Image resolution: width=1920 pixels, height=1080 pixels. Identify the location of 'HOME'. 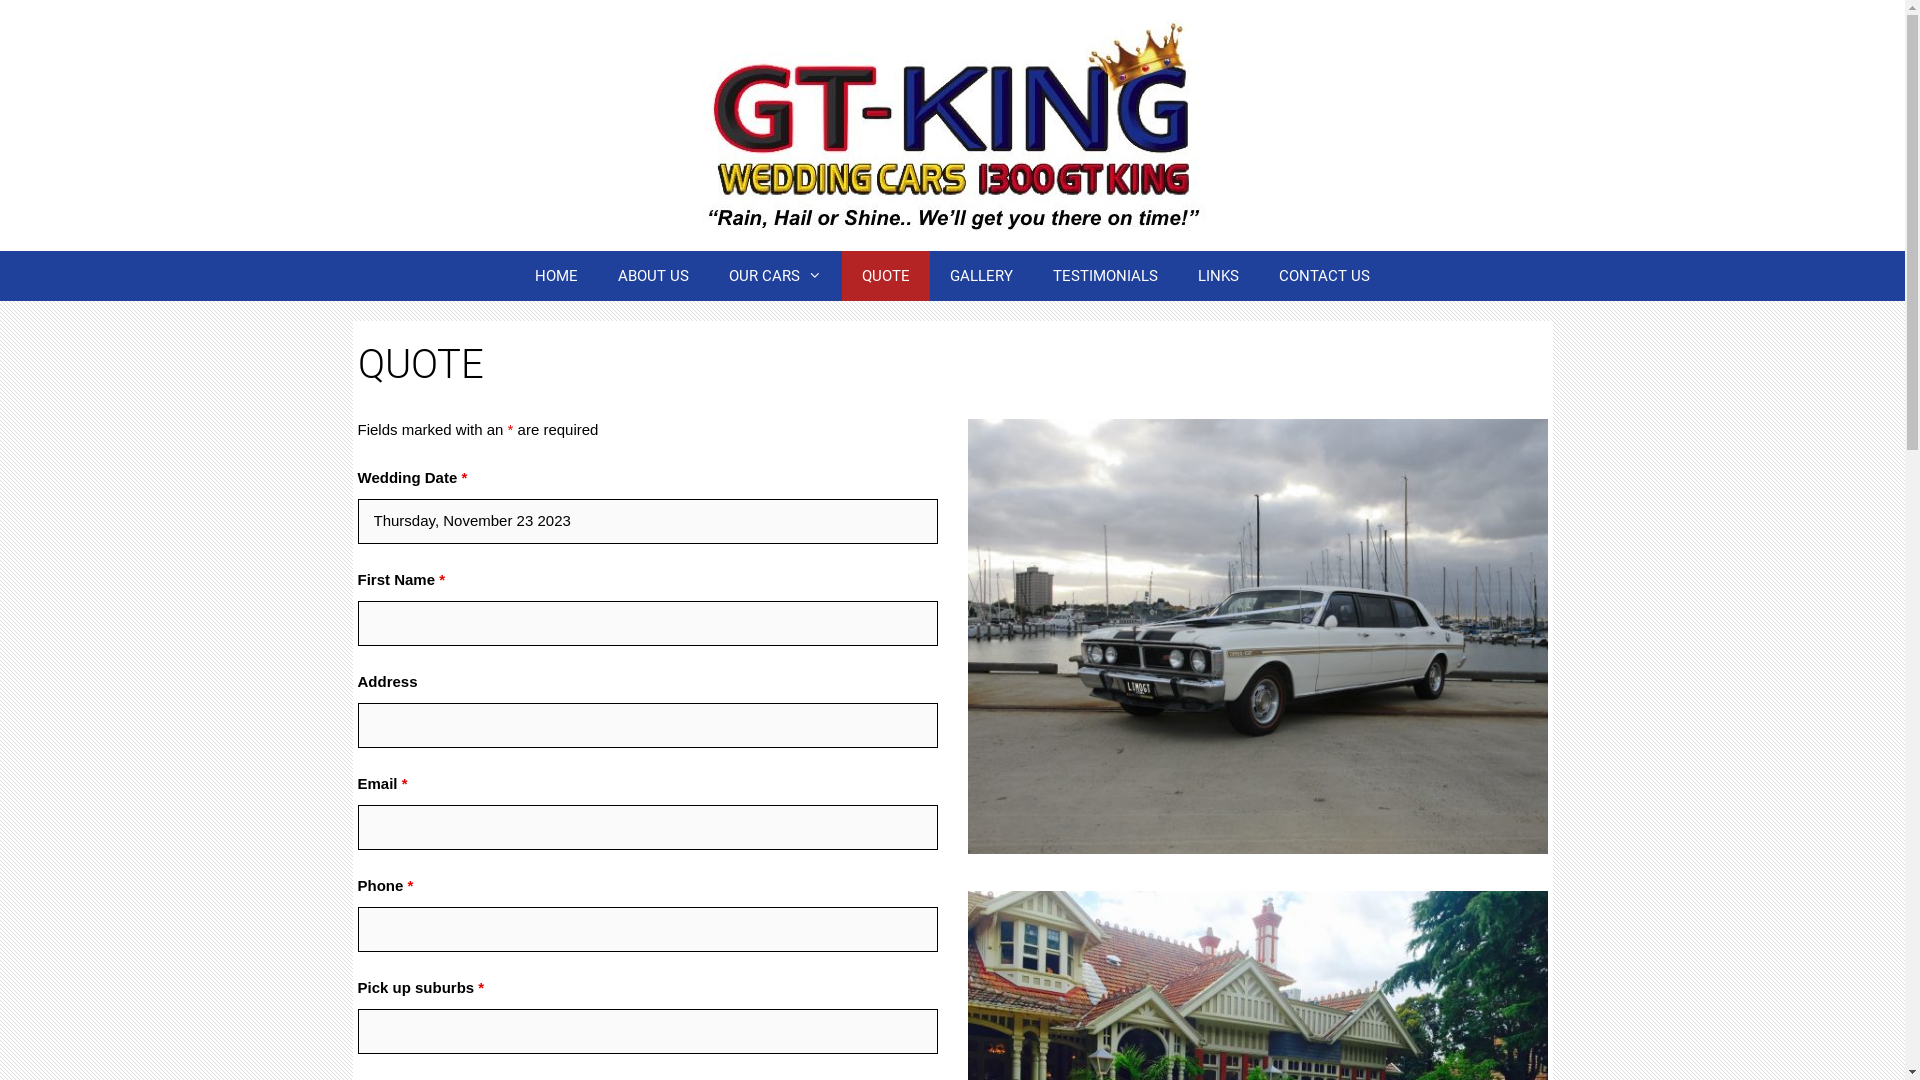
(514, 276).